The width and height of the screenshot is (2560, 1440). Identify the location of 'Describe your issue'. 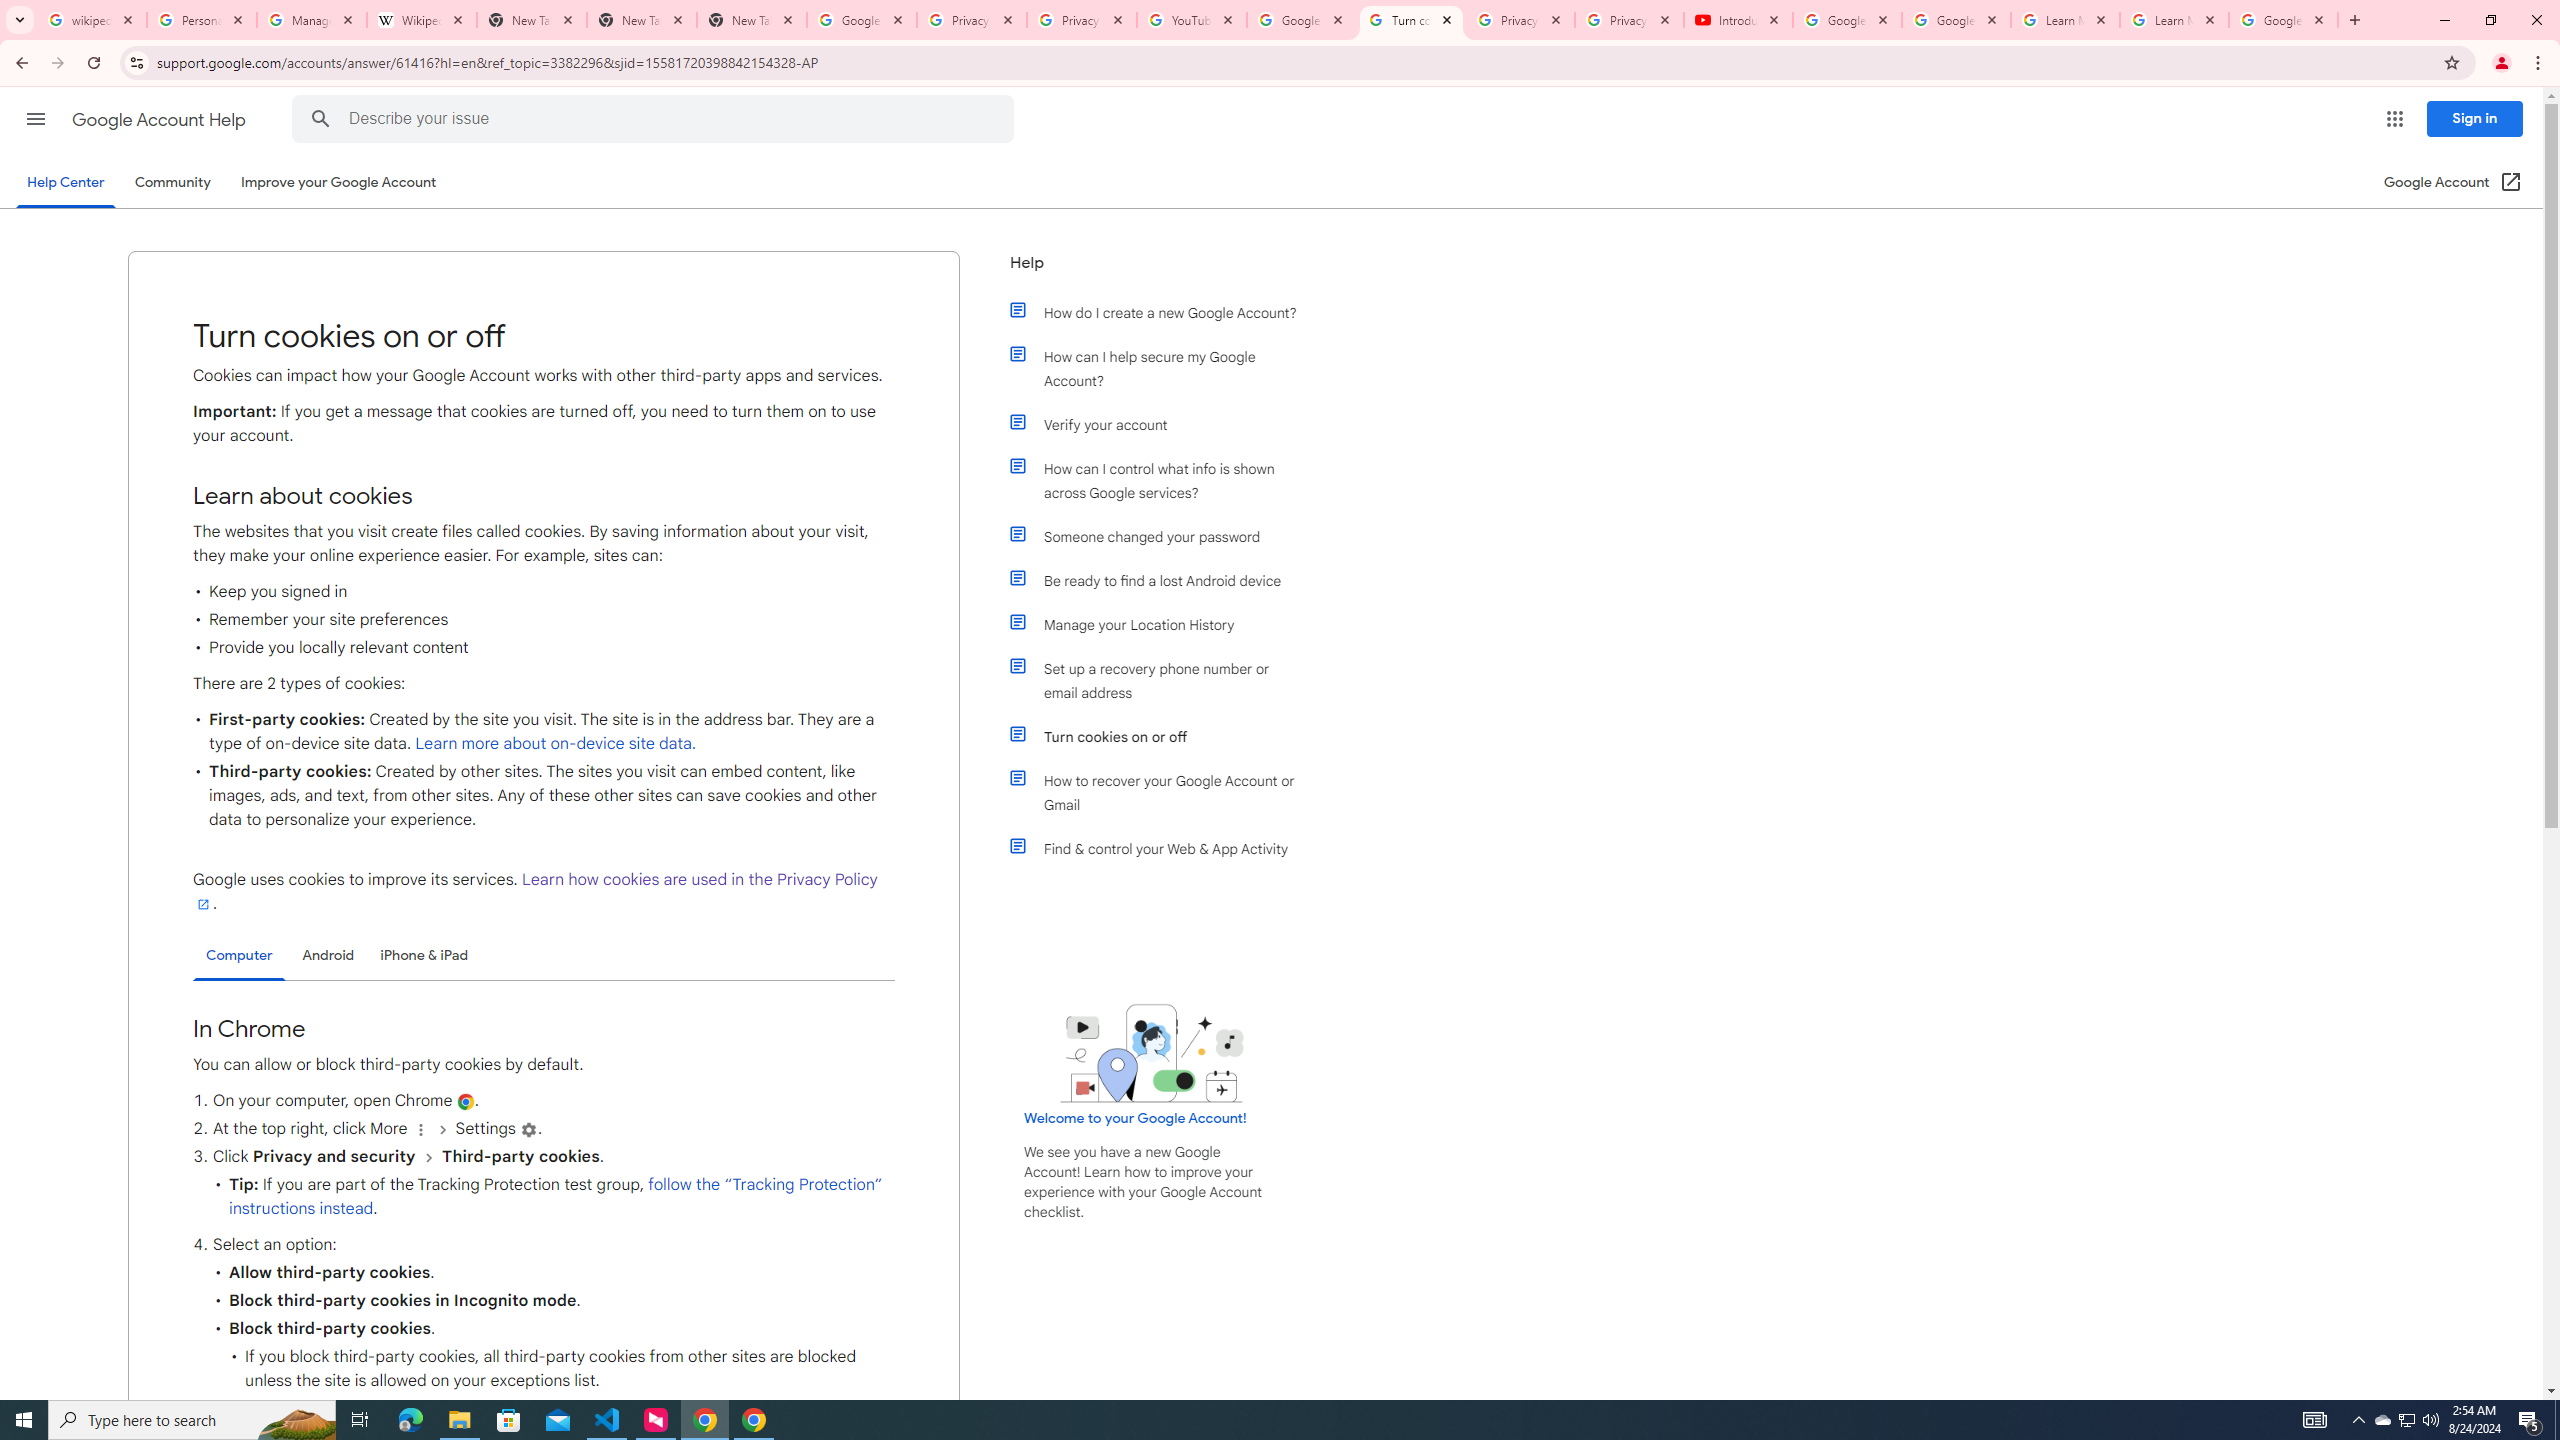
(656, 118).